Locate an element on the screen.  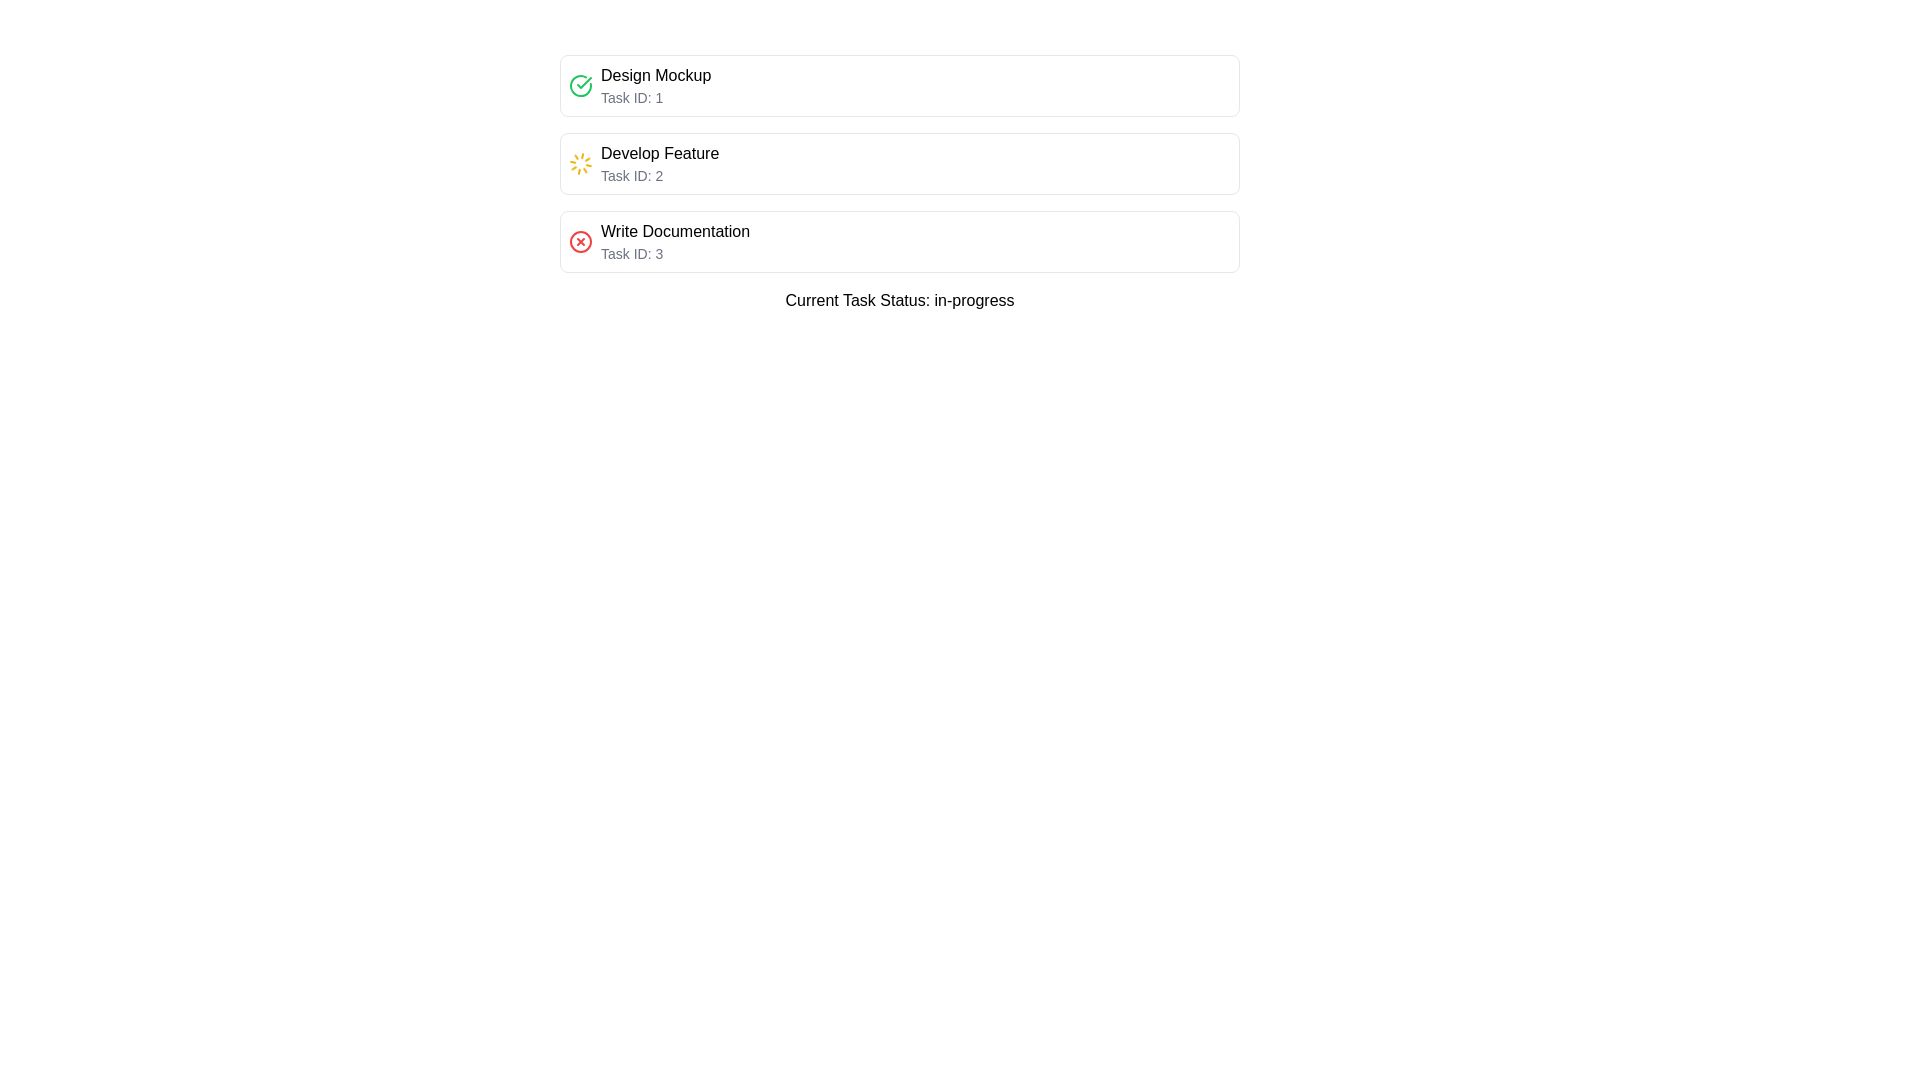
the informational Text label displaying the current status of the overarching task, which is positioned below the 'Write Documentation Task ID: 3' item is located at coordinates (899, 300).